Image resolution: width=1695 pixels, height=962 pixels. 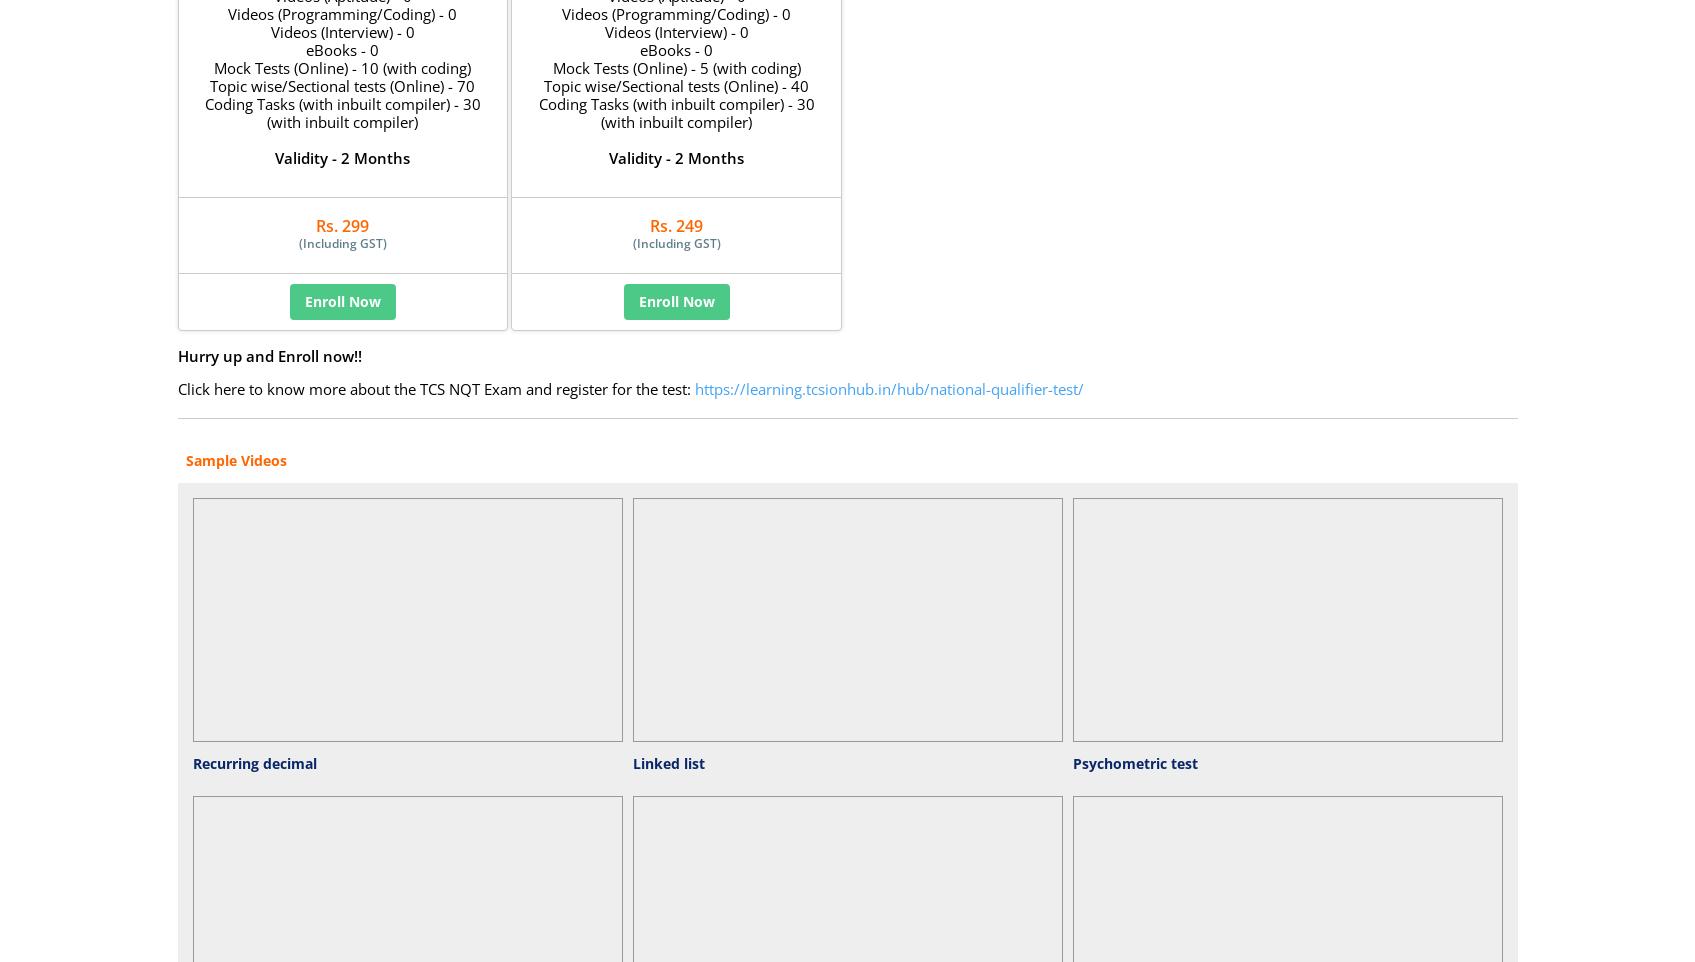 What do you see at coordinates (341, 86) in the screenshot?
I see `'Topic wise/Sectional tests (Online) - 70'` at bounding box center [341, 86].